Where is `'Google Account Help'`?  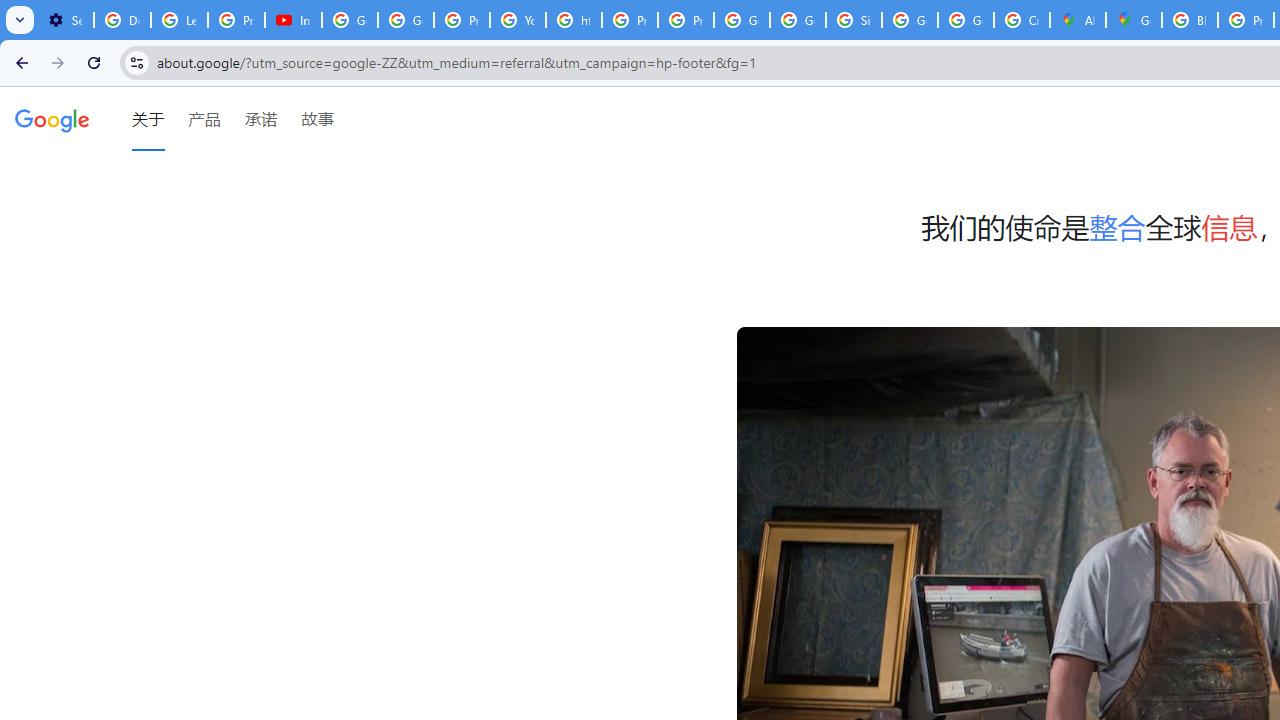 'Google Account Help' is located at coordinates (350, 20).